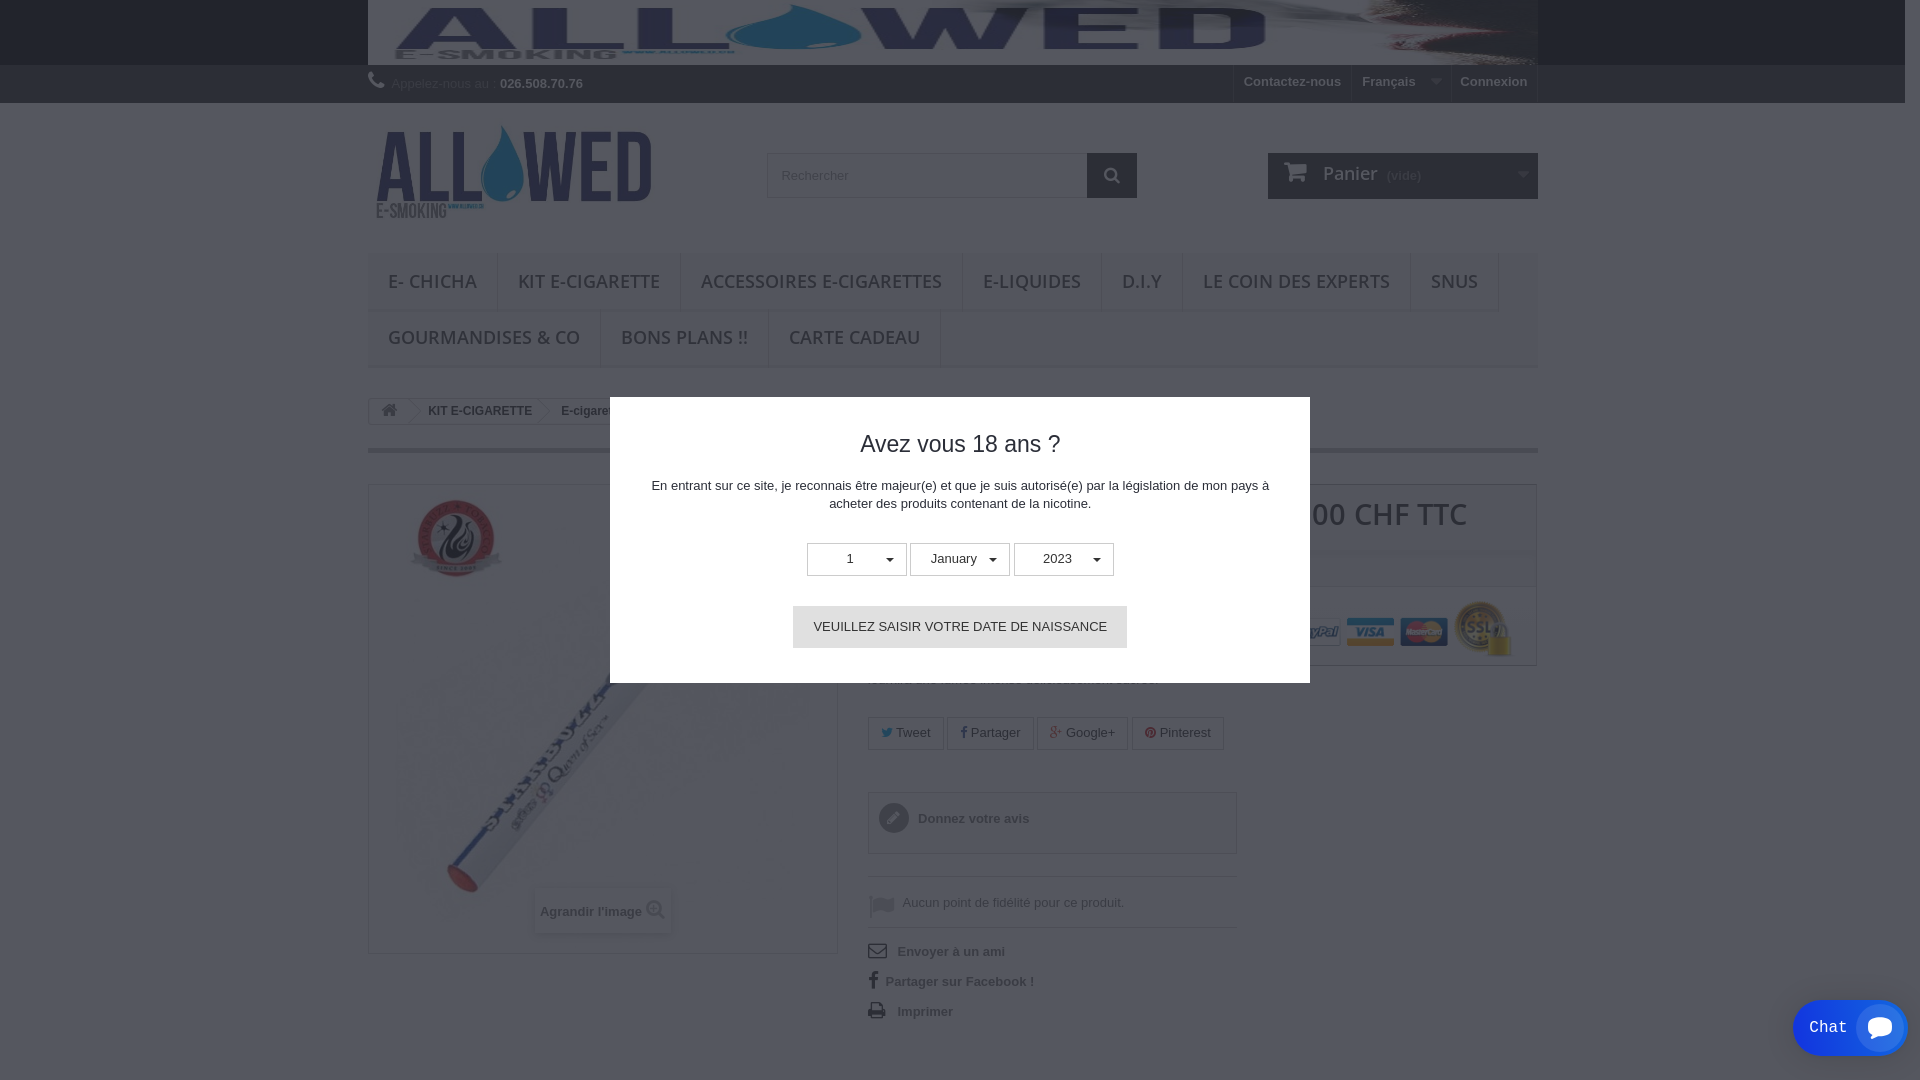  I want to click on 'Imprimer', so click(910, 1010).